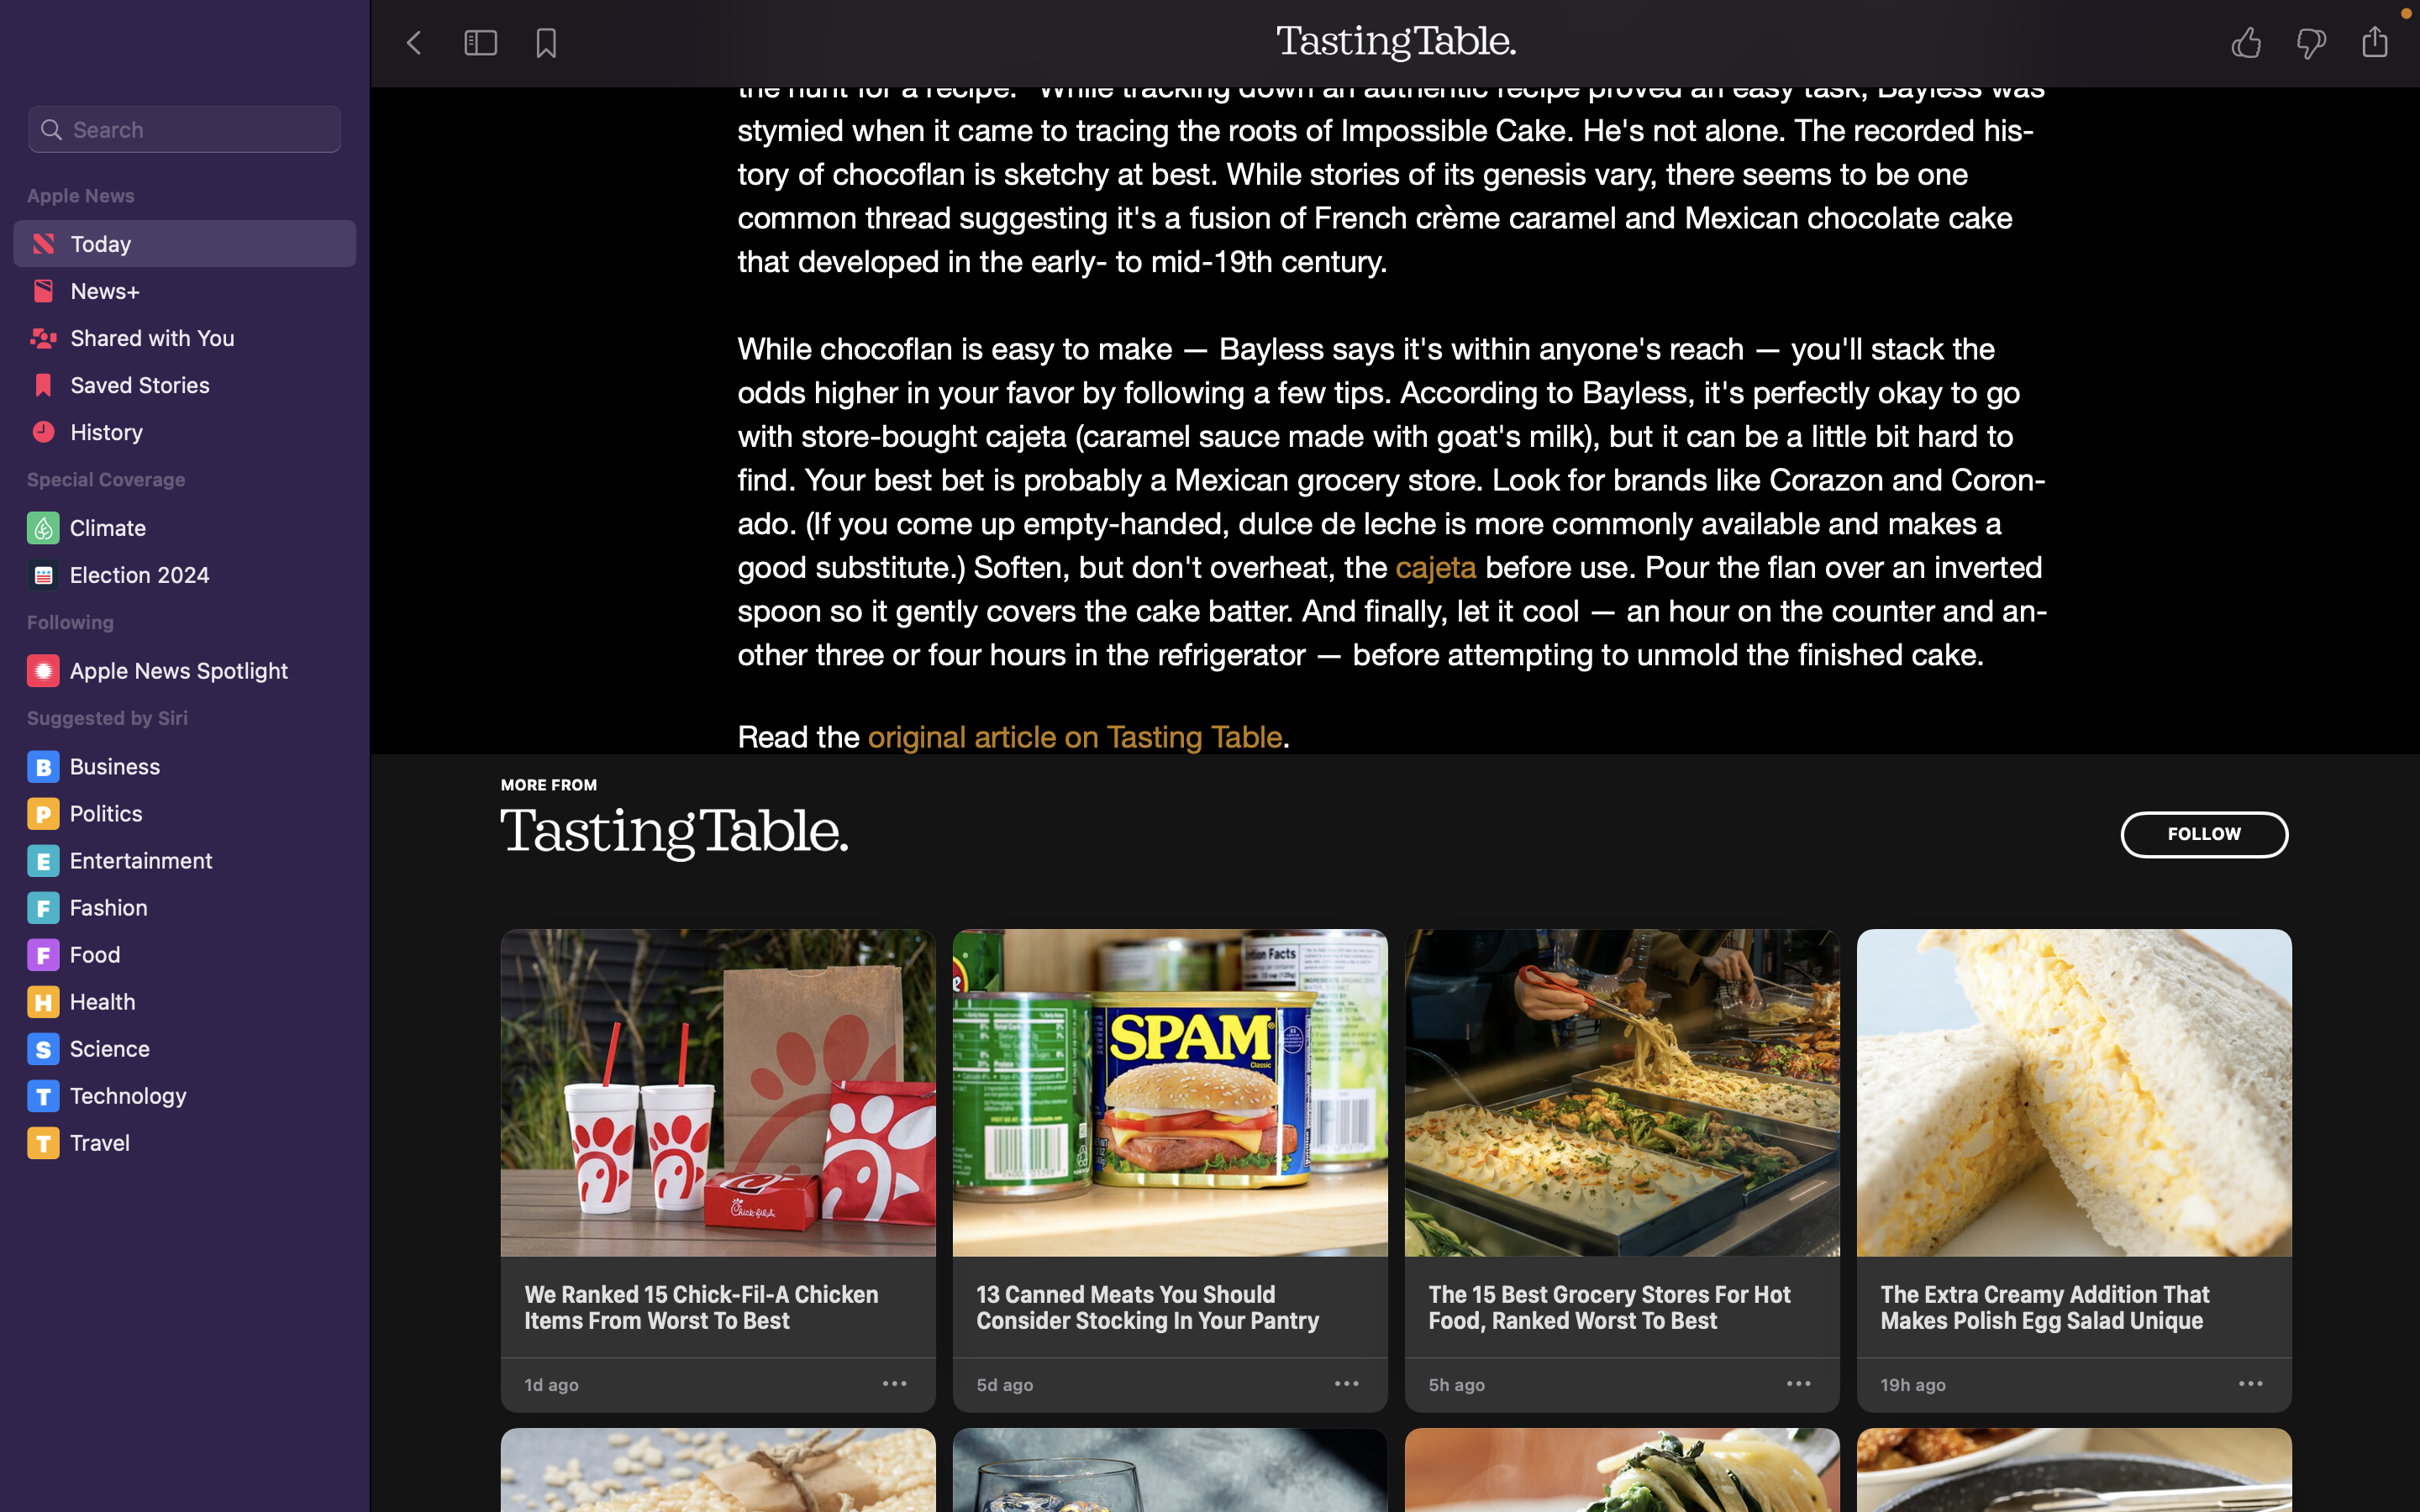 This screenshot has width=2420, height=1512. I want to click on the fourth article on the Tasting Table website, so click(2073, 1143).